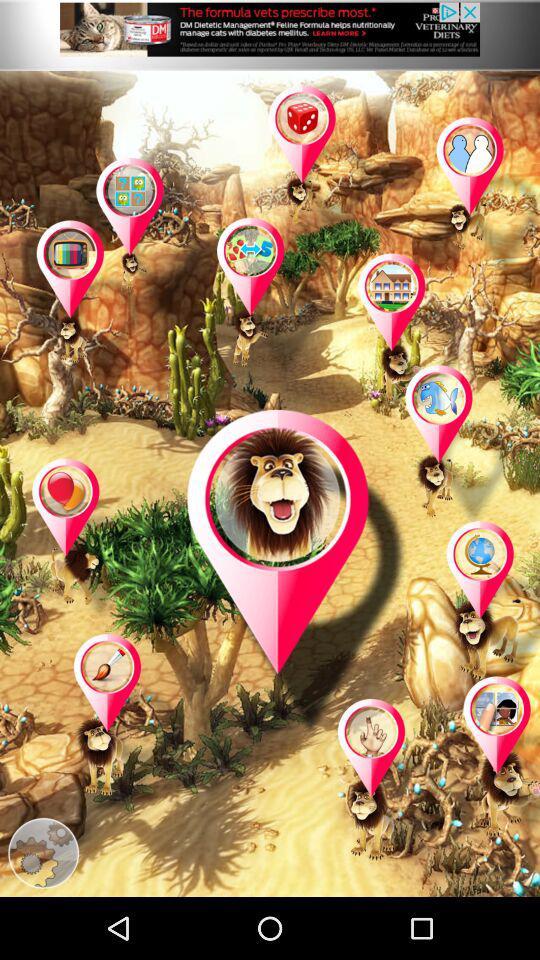  What do you see at coordinates (487, 644) in the screenshot?
I see `the location icon` at bounding box center [487, 644].